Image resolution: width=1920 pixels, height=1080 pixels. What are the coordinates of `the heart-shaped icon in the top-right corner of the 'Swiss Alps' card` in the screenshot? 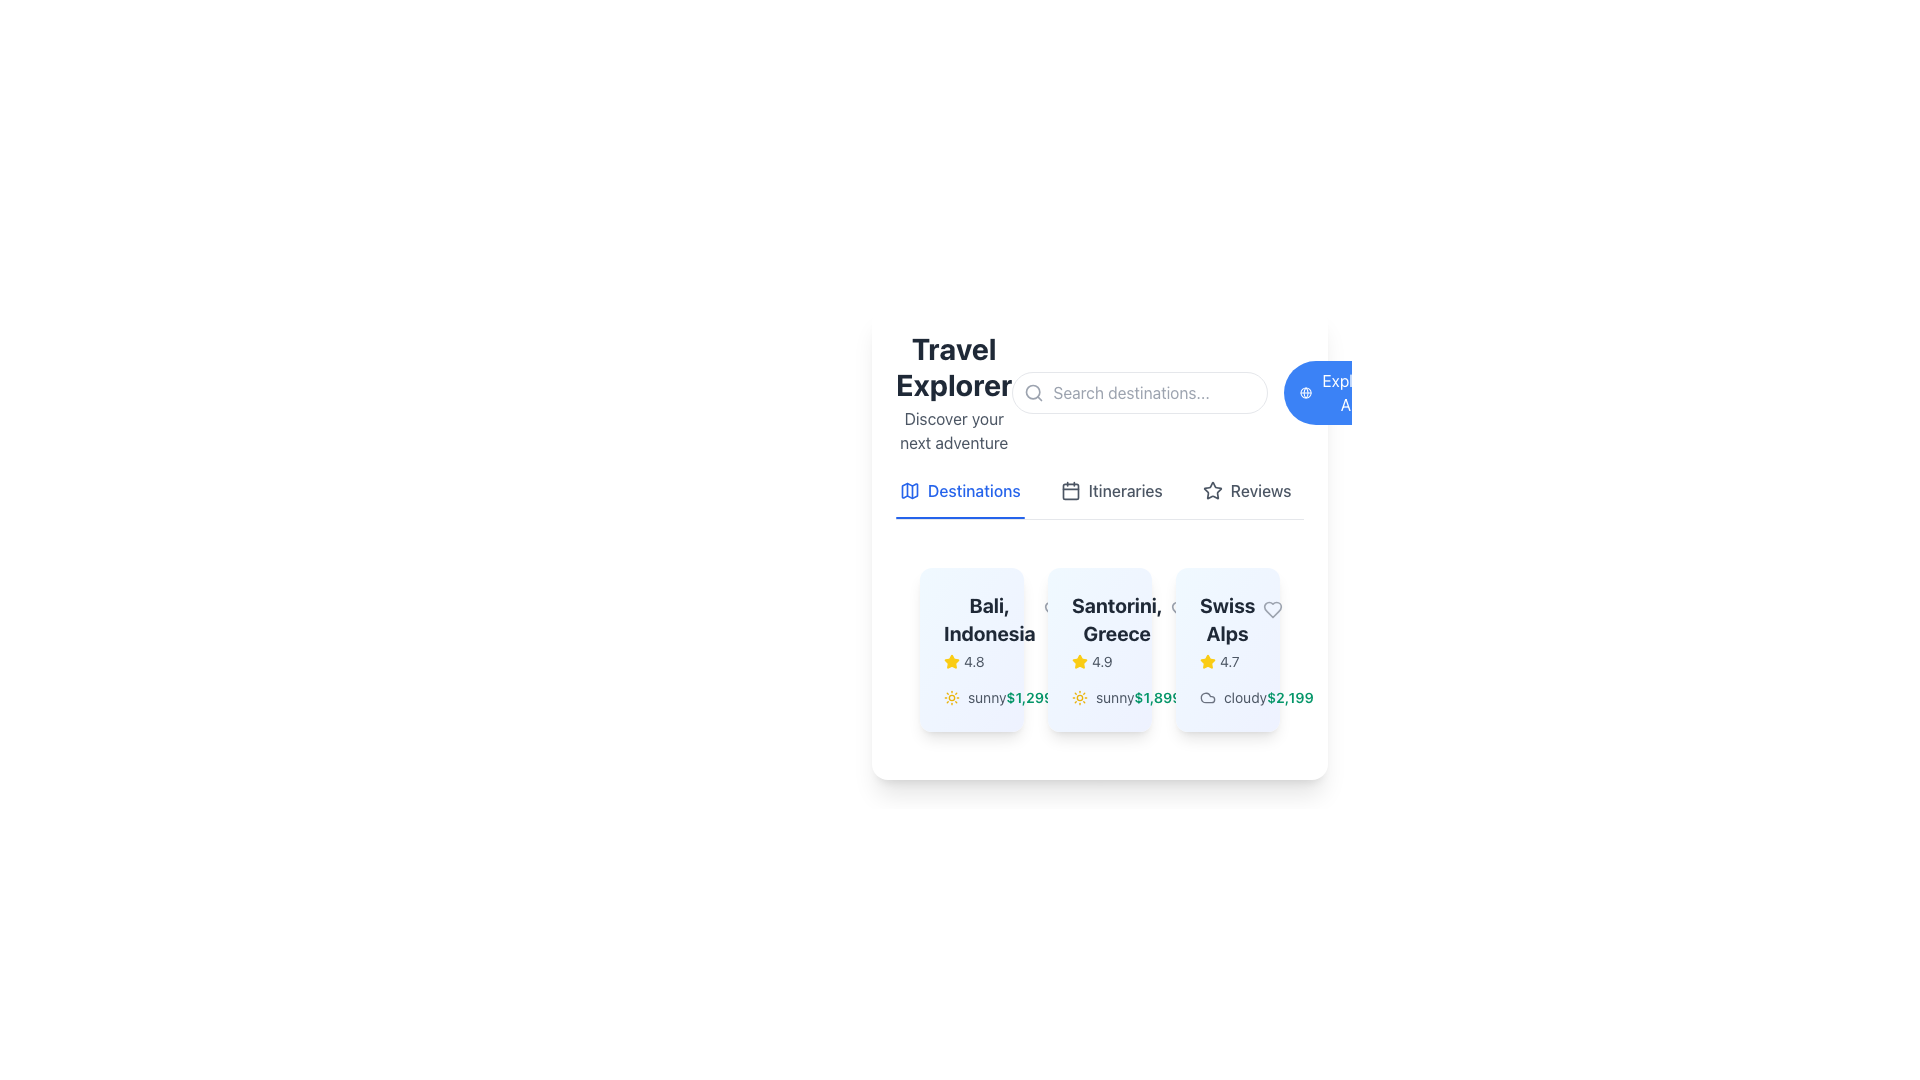 It's located at (1180, 608).